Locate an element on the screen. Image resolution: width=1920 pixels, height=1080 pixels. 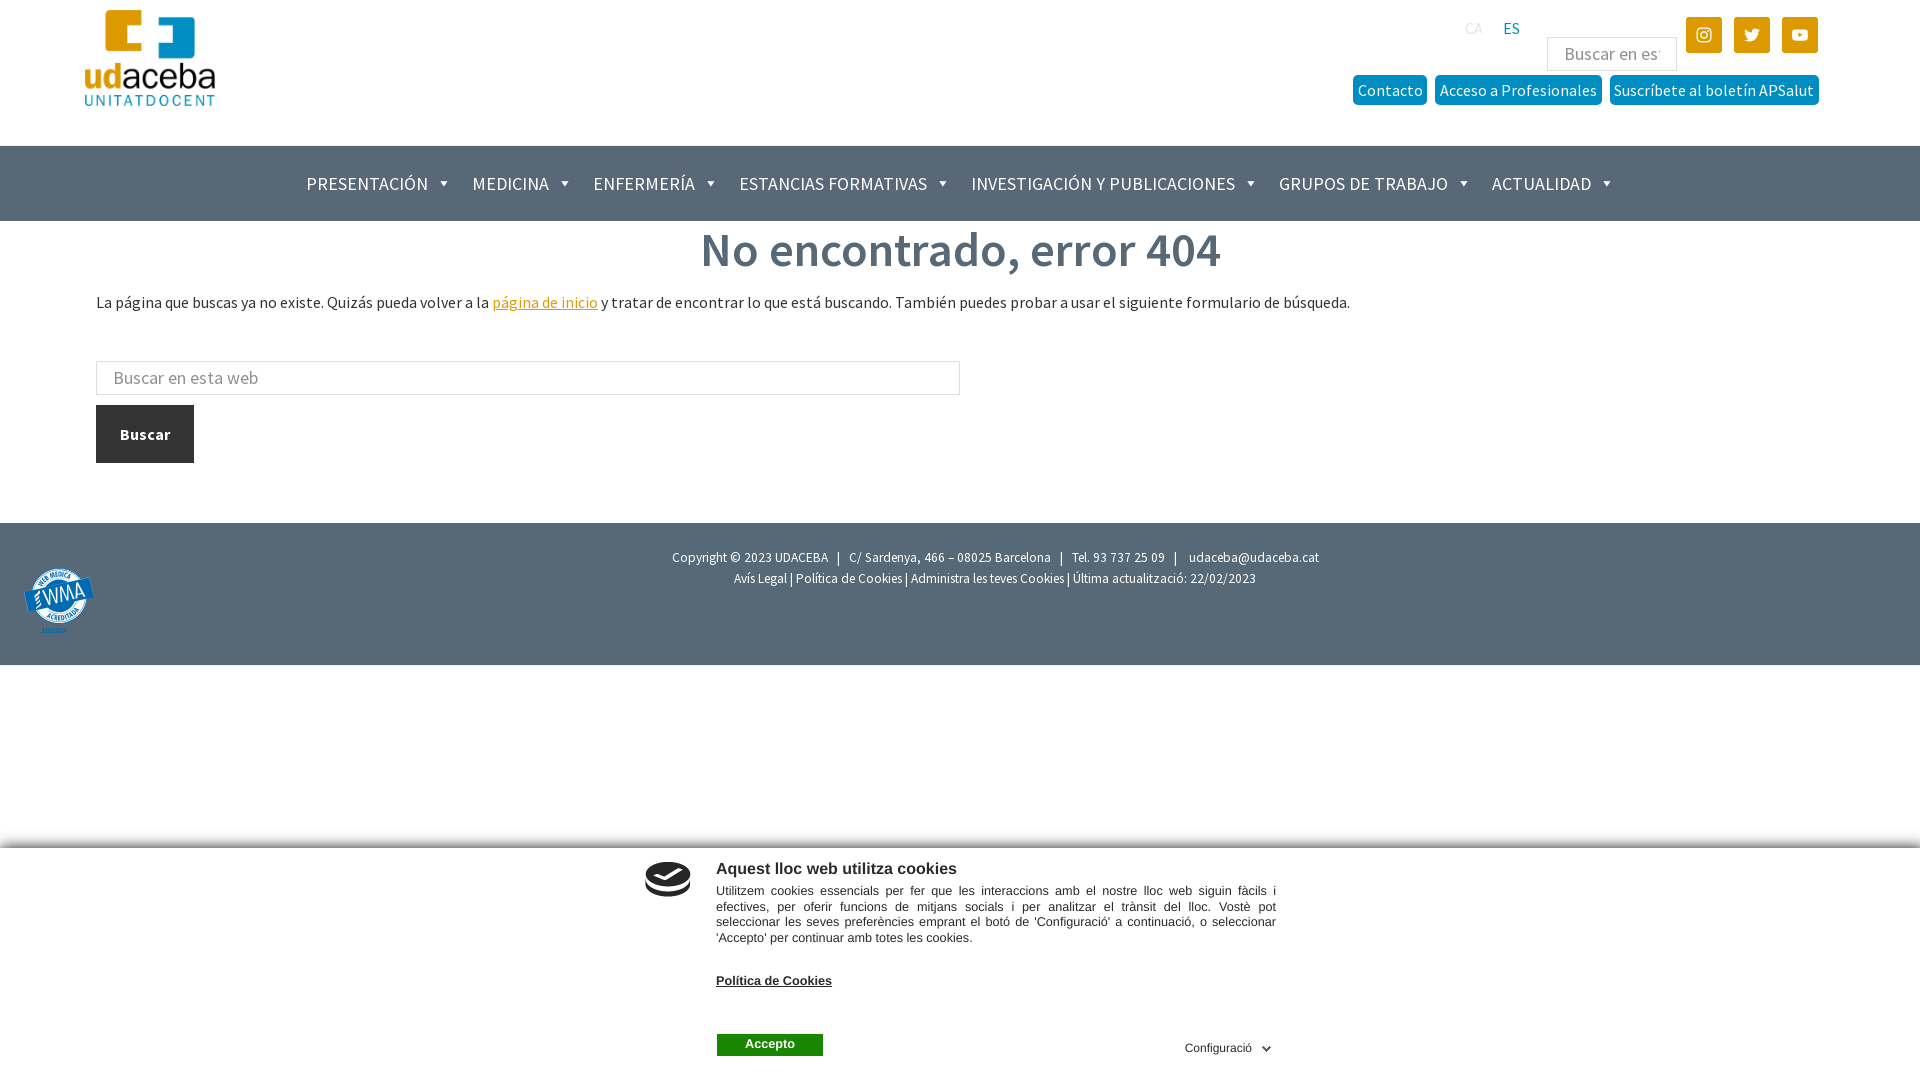
'Accepto' is located at coordinates (768, 1044).